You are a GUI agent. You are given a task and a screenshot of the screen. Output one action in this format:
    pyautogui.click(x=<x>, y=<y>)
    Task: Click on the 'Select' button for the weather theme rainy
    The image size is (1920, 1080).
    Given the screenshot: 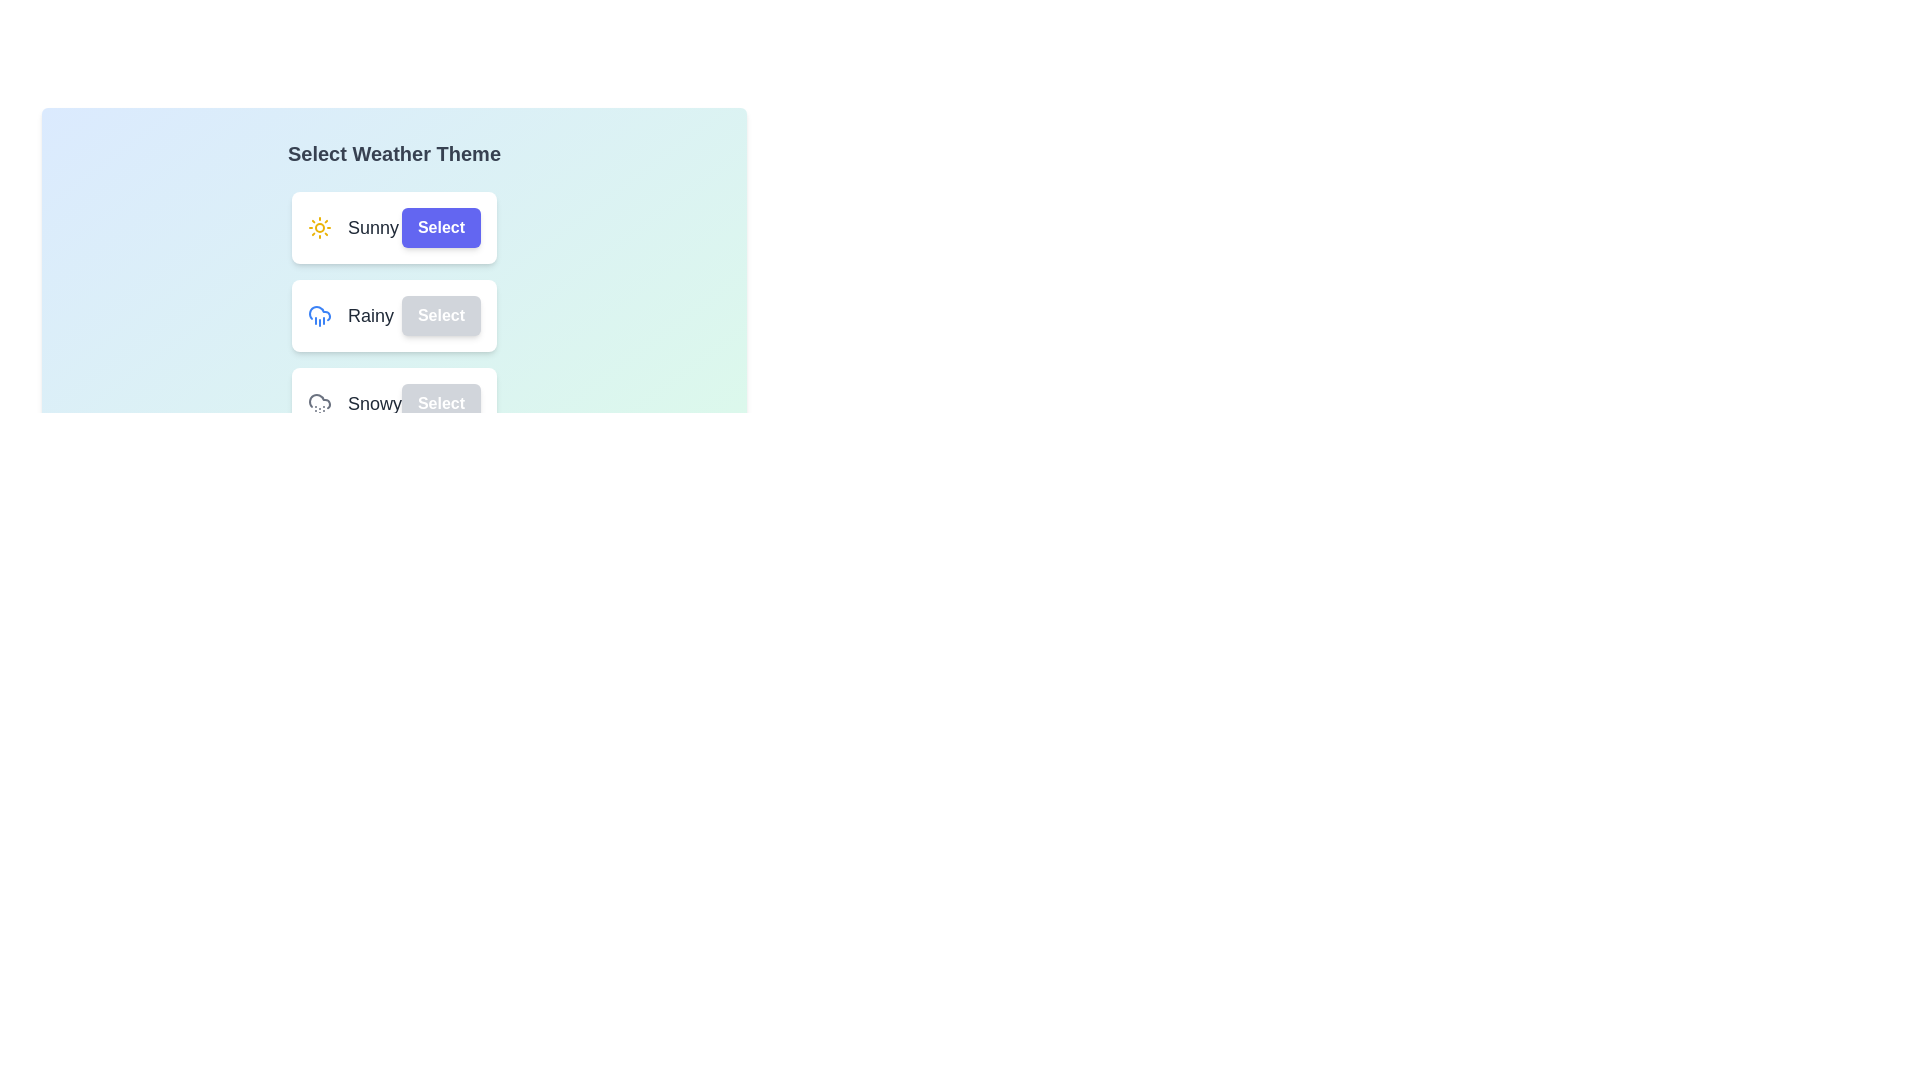 What is the action you would take?
    pyautogui.click(x=440, y=315)
    